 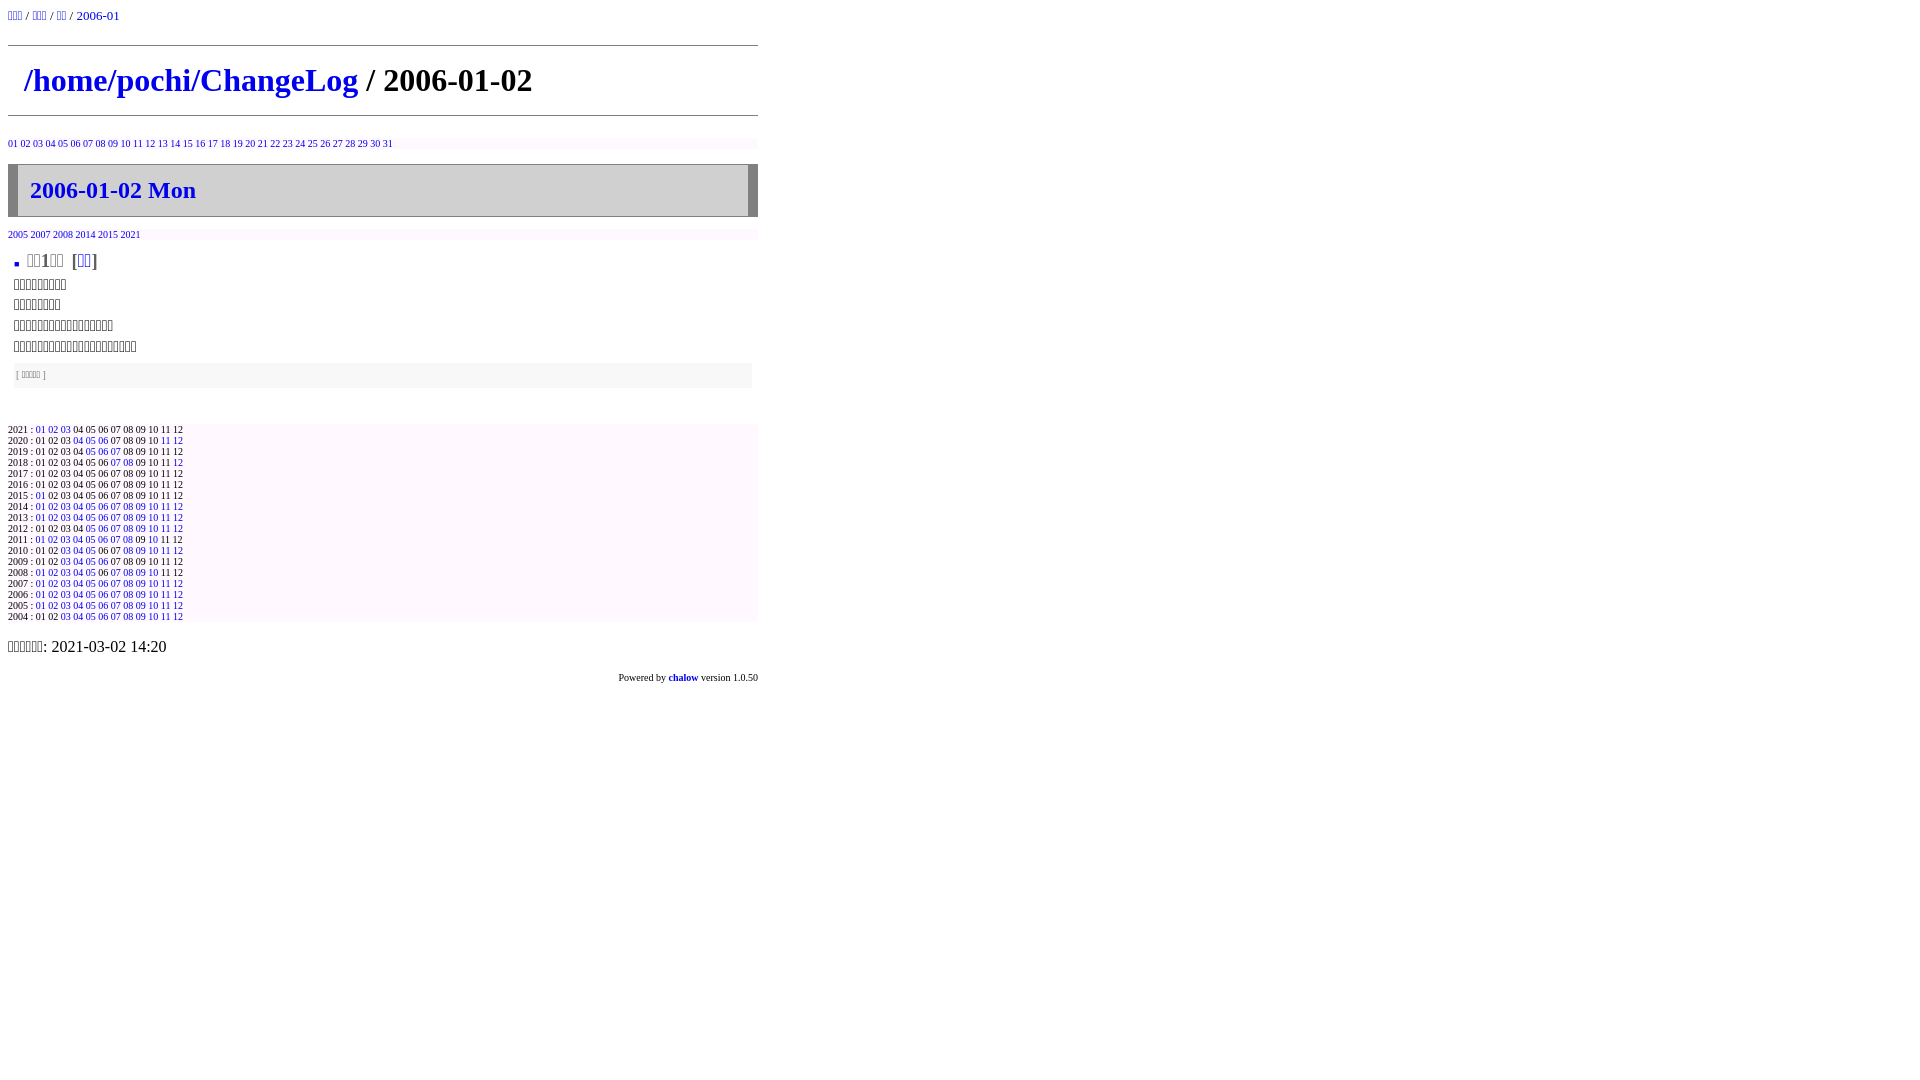 What do you see at coordinates (77, 572) in the screenshot?
I see `'04'` at bounding box center [77, 572].